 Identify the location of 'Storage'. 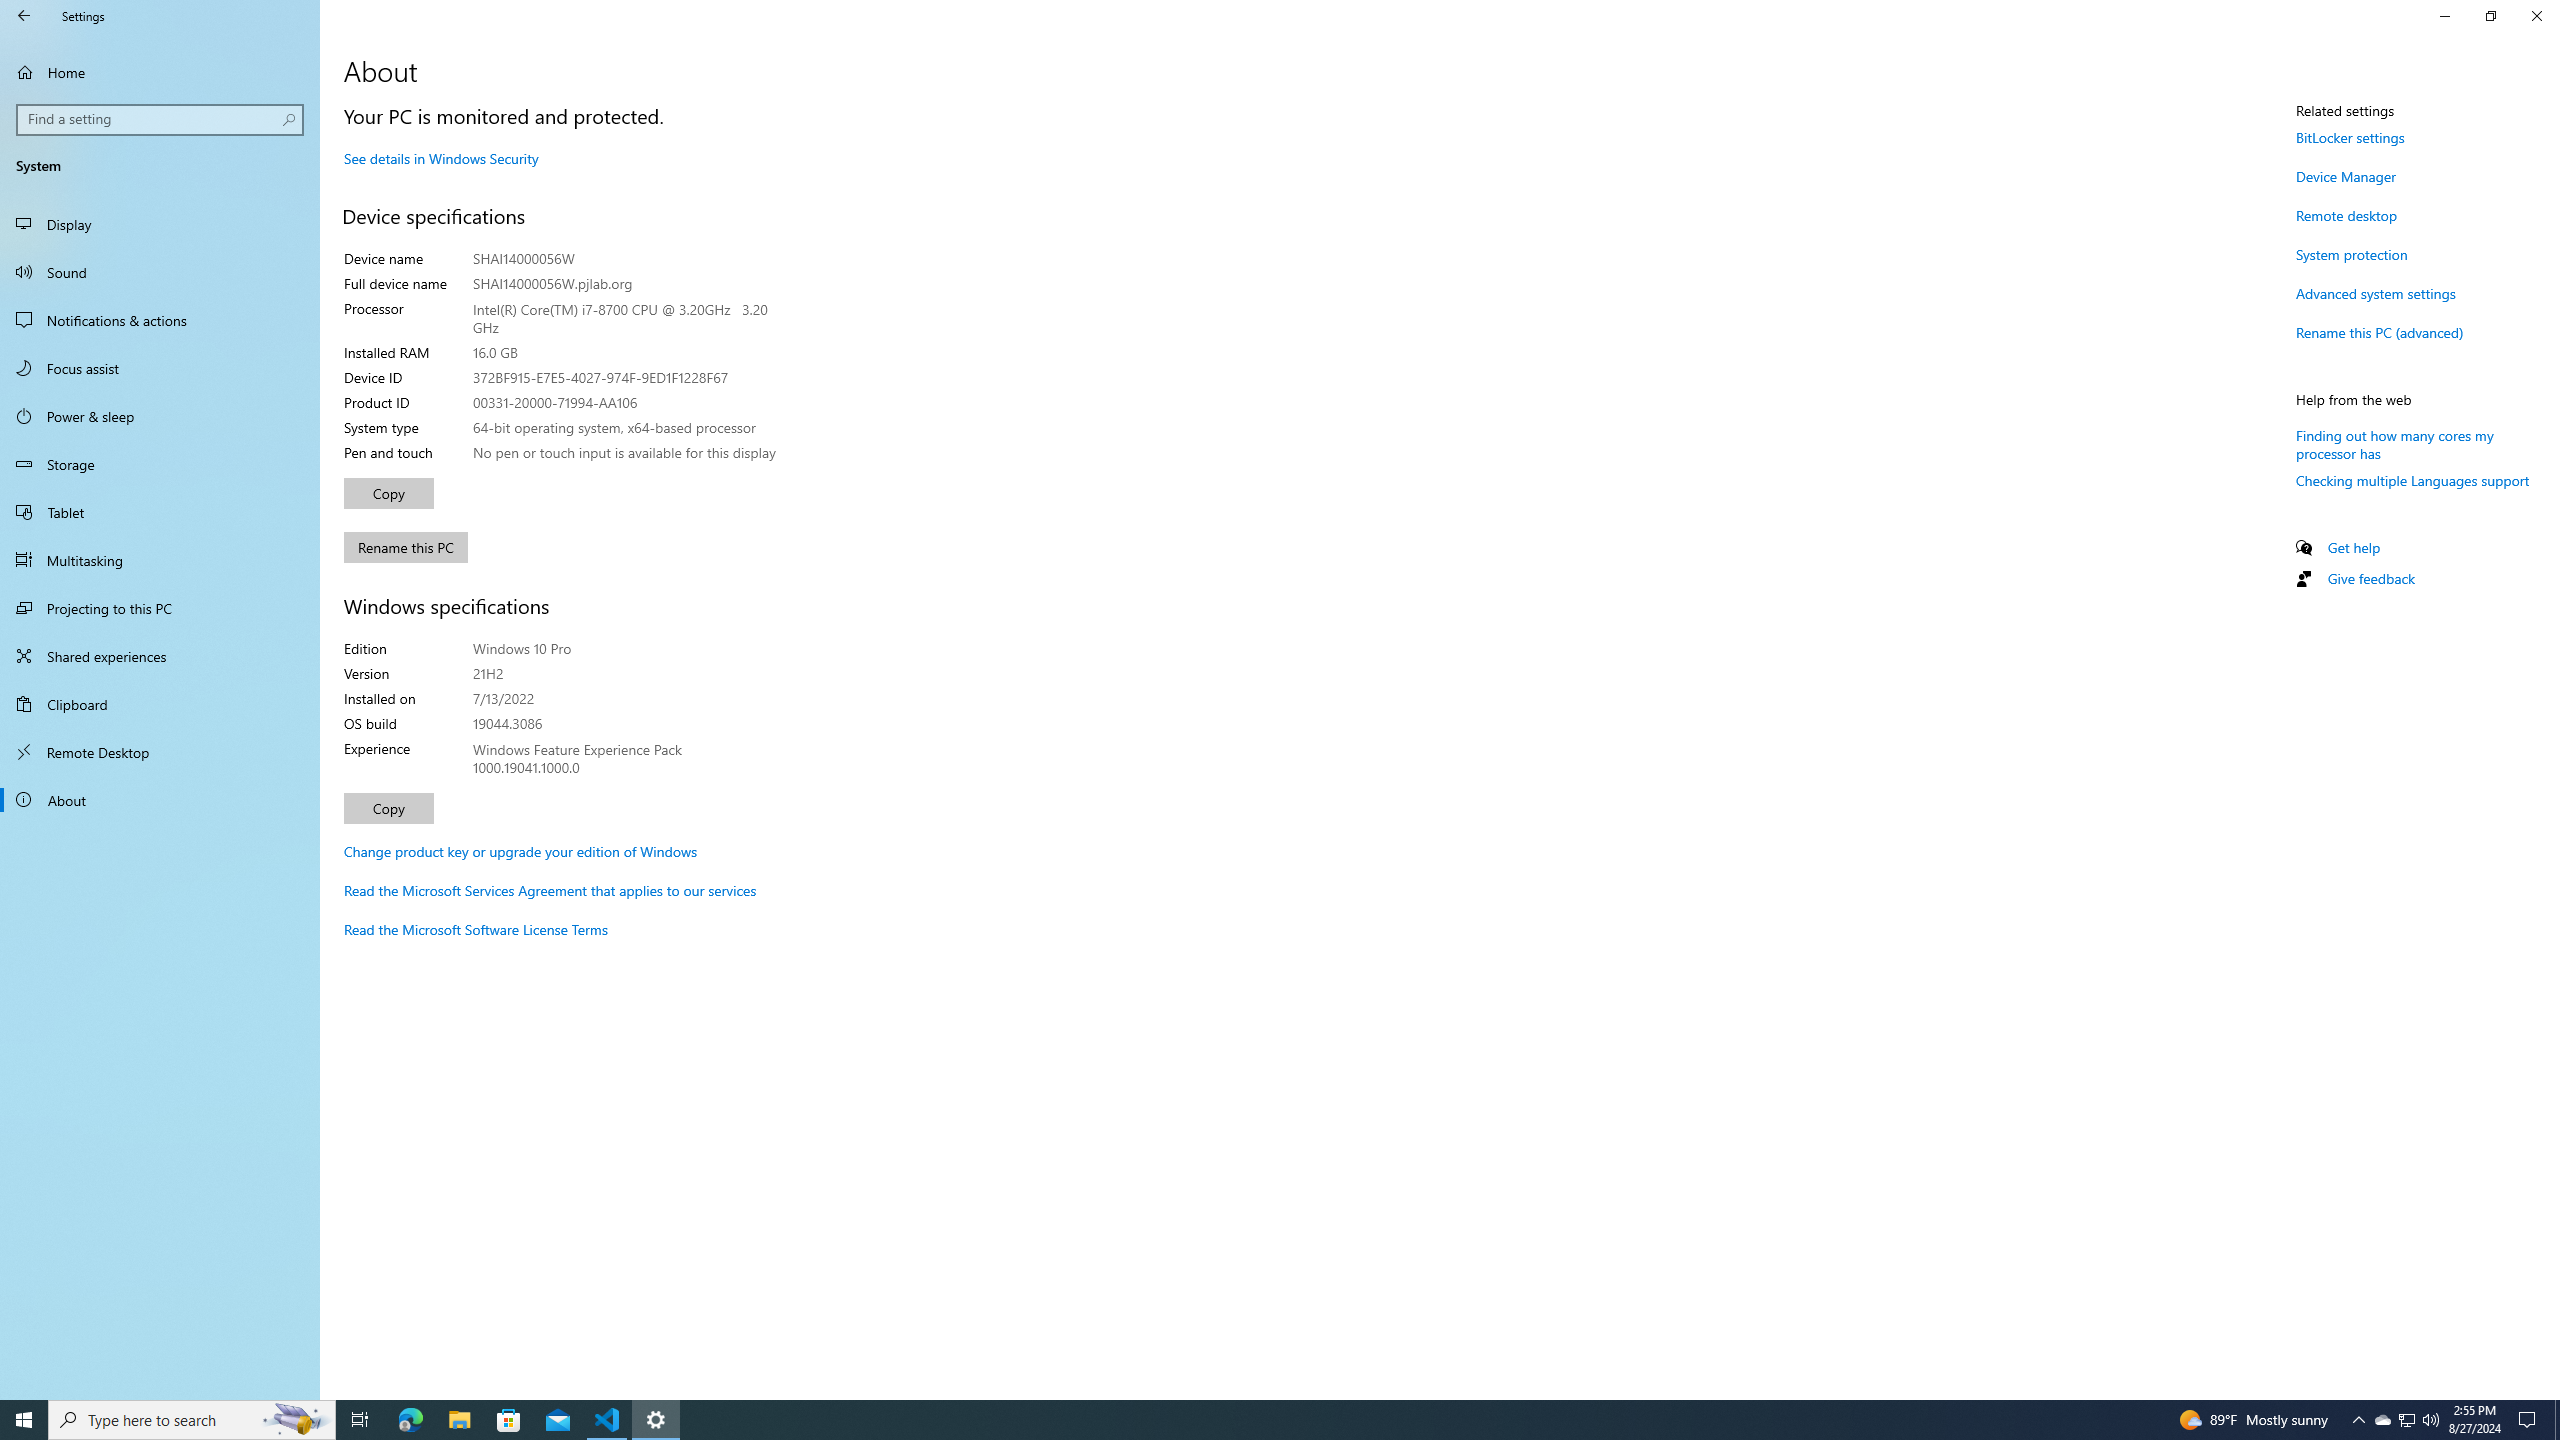
(159, 463).